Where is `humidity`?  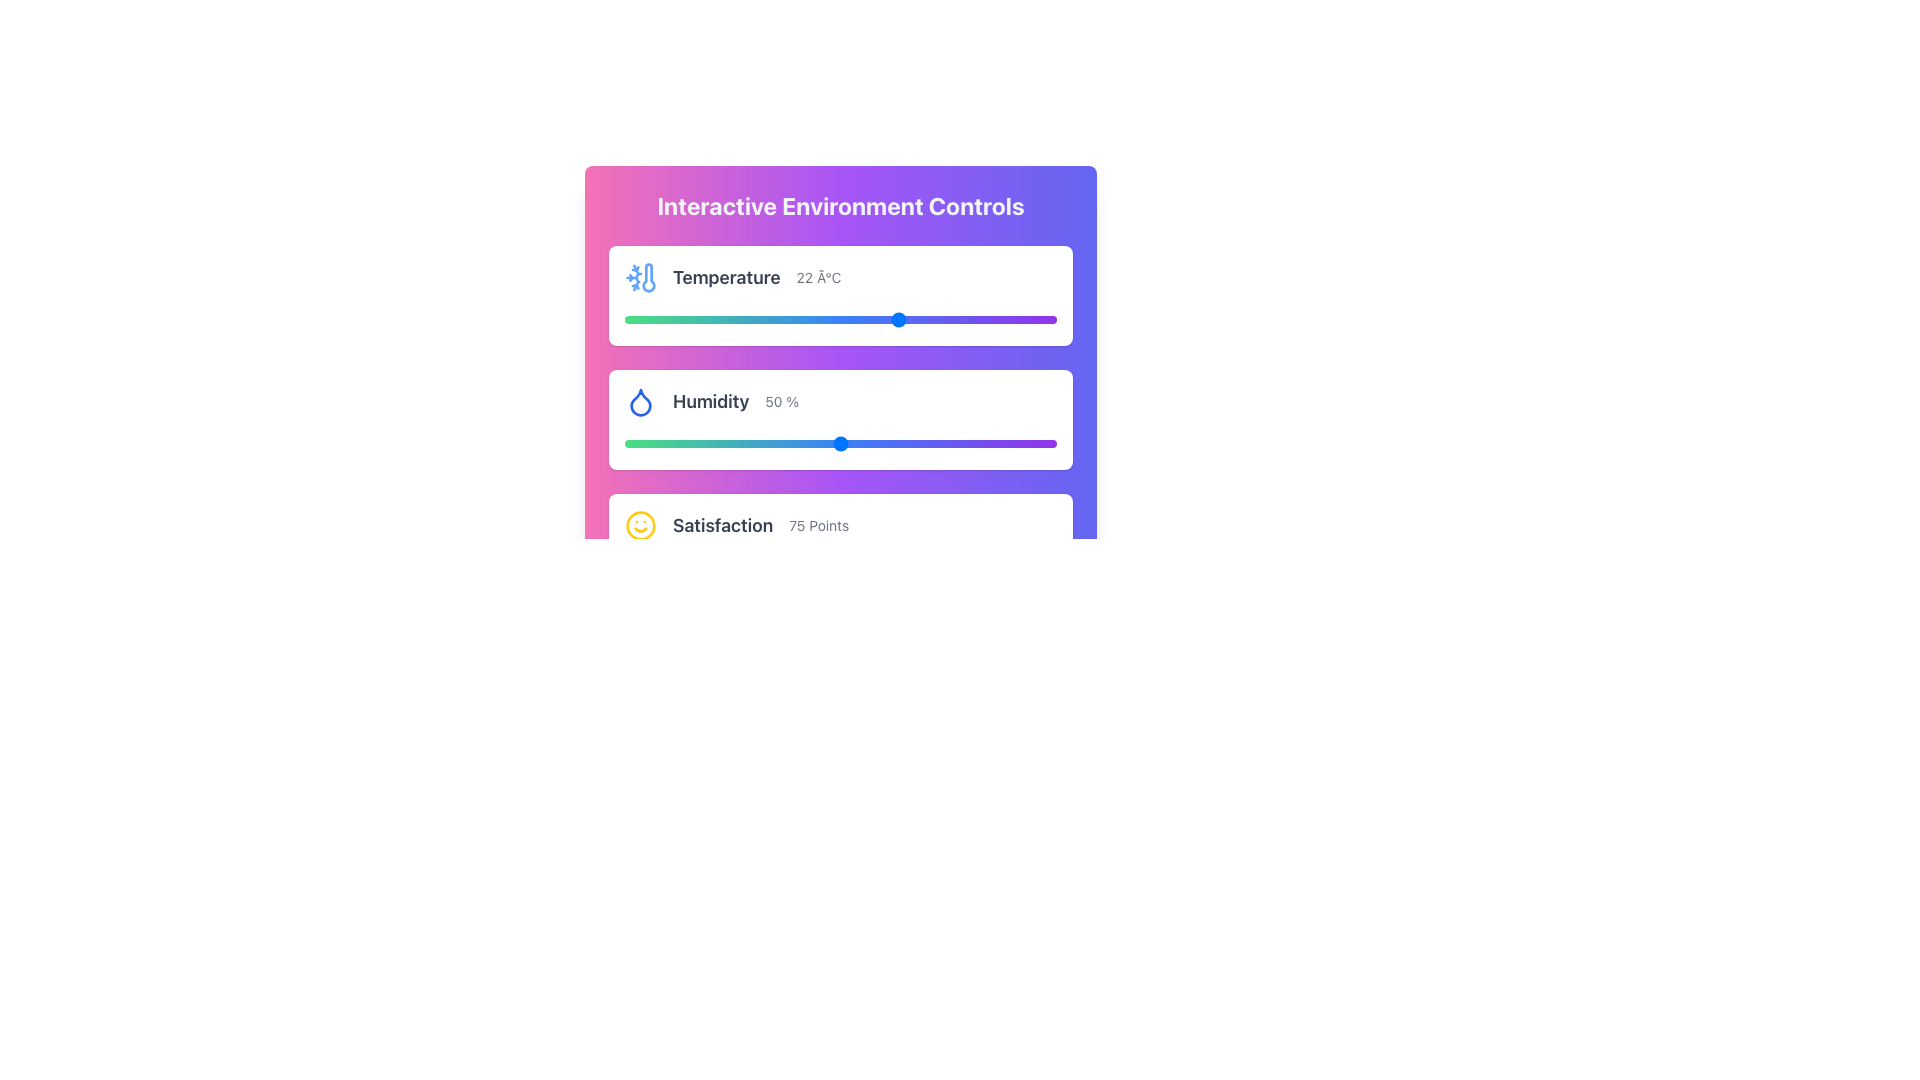
humidity is located at coordinates (753, 442).